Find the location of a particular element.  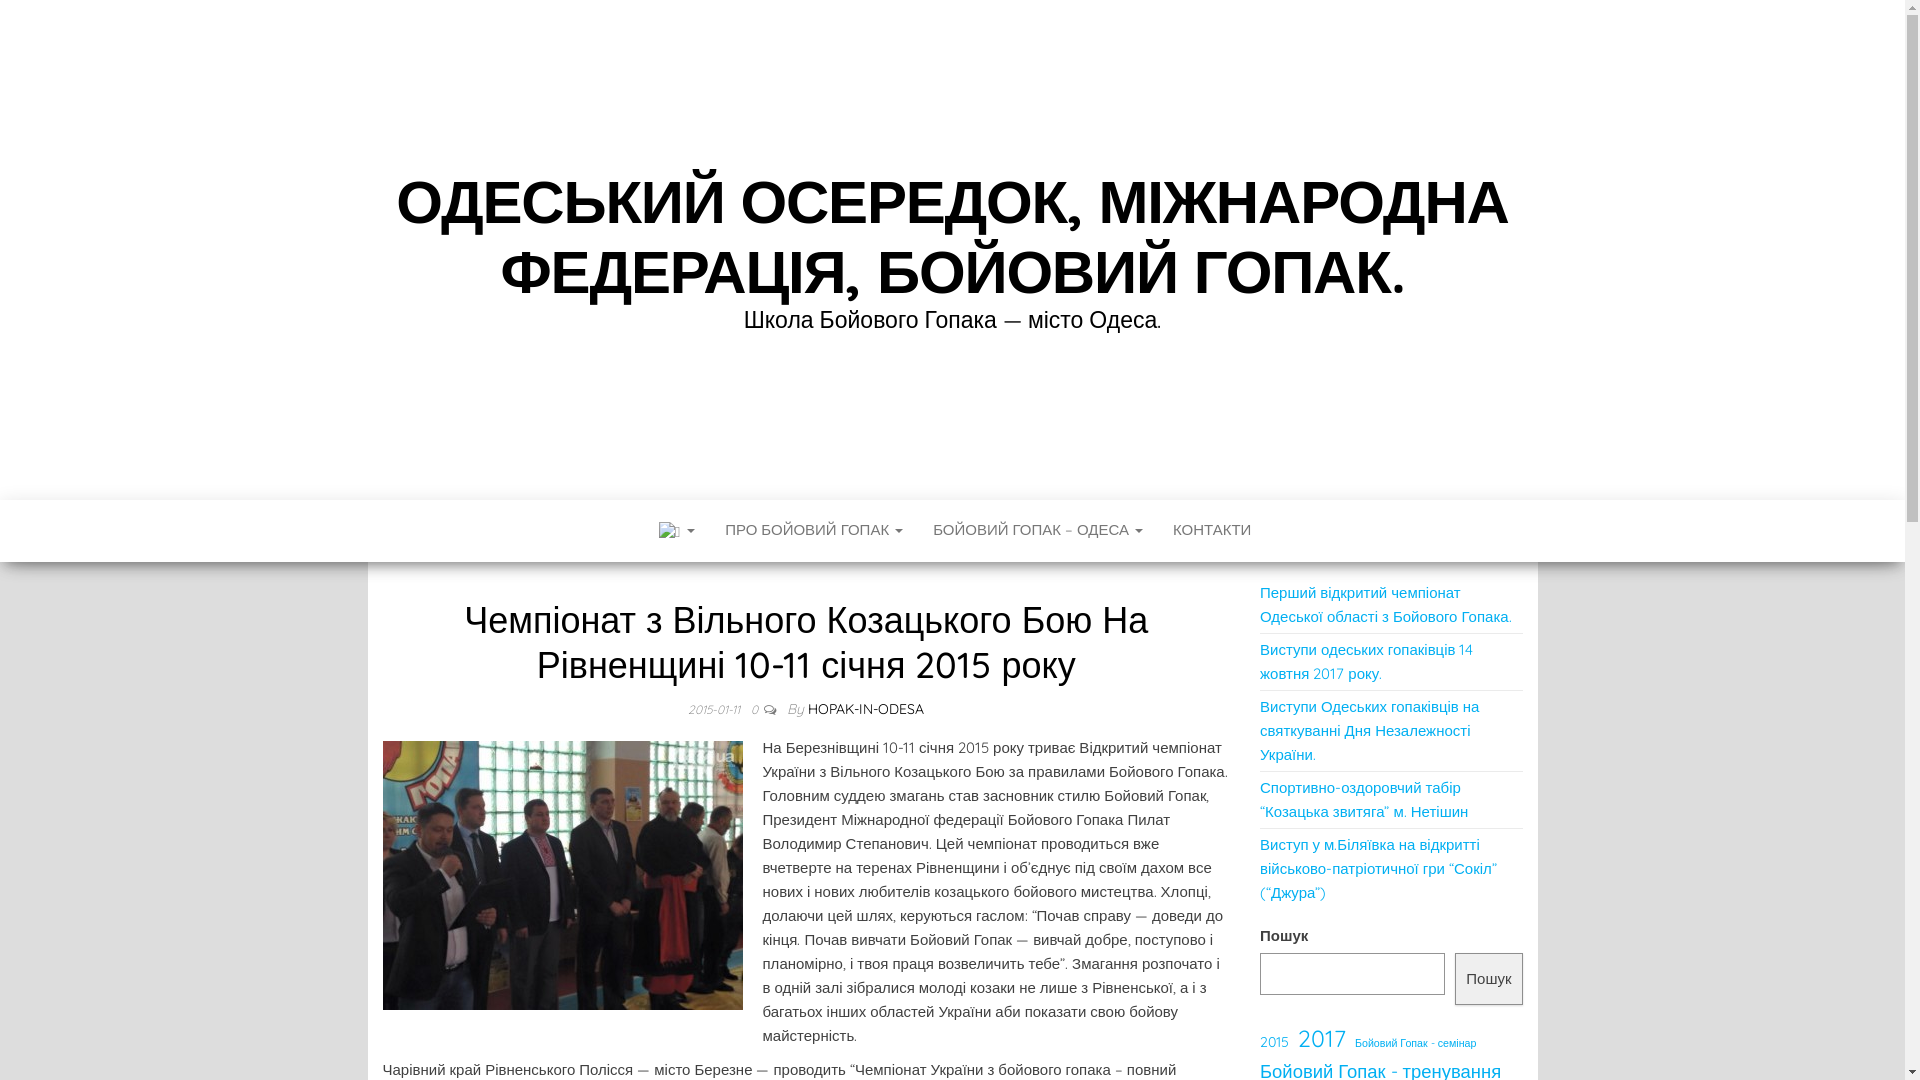

'0' is located at coordinates (749, 708).